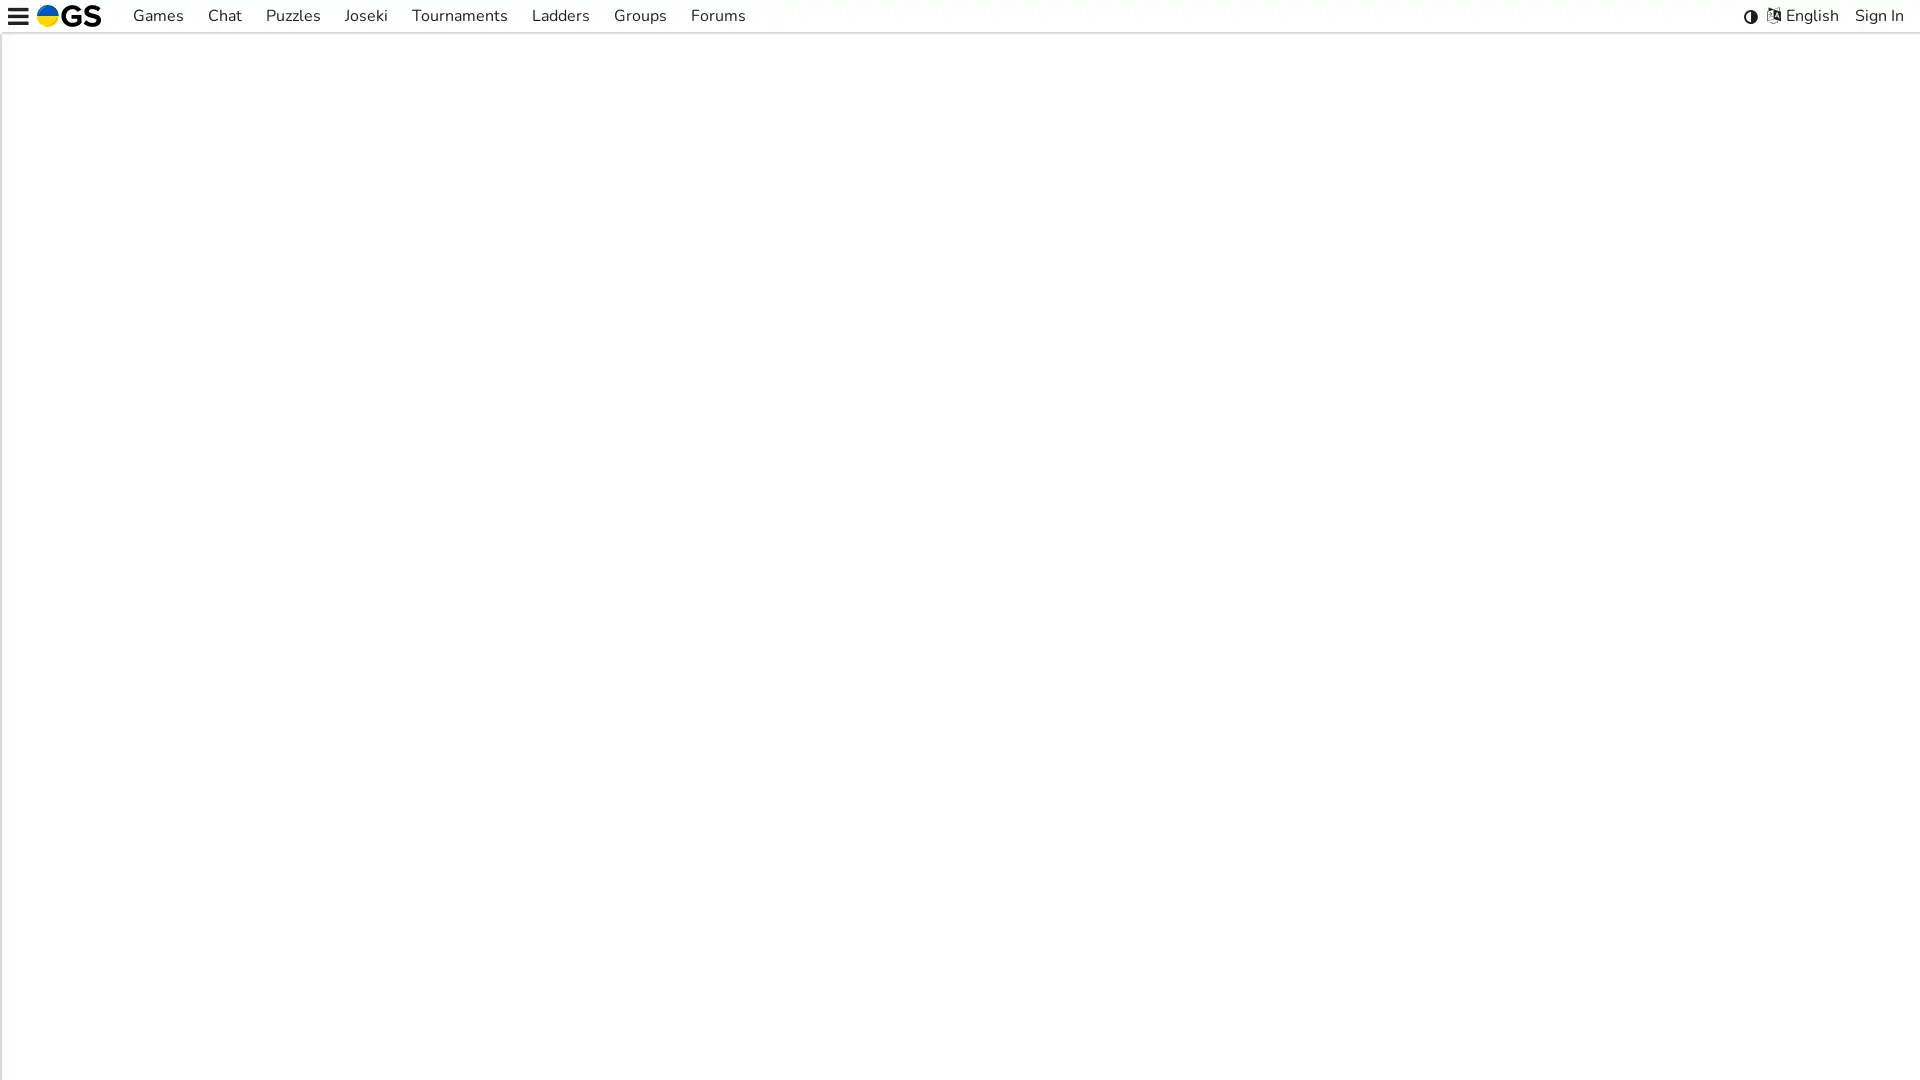 The width and height of the screenshot is (1920, 1080). I want to click on 13x13, so click(895, 789).